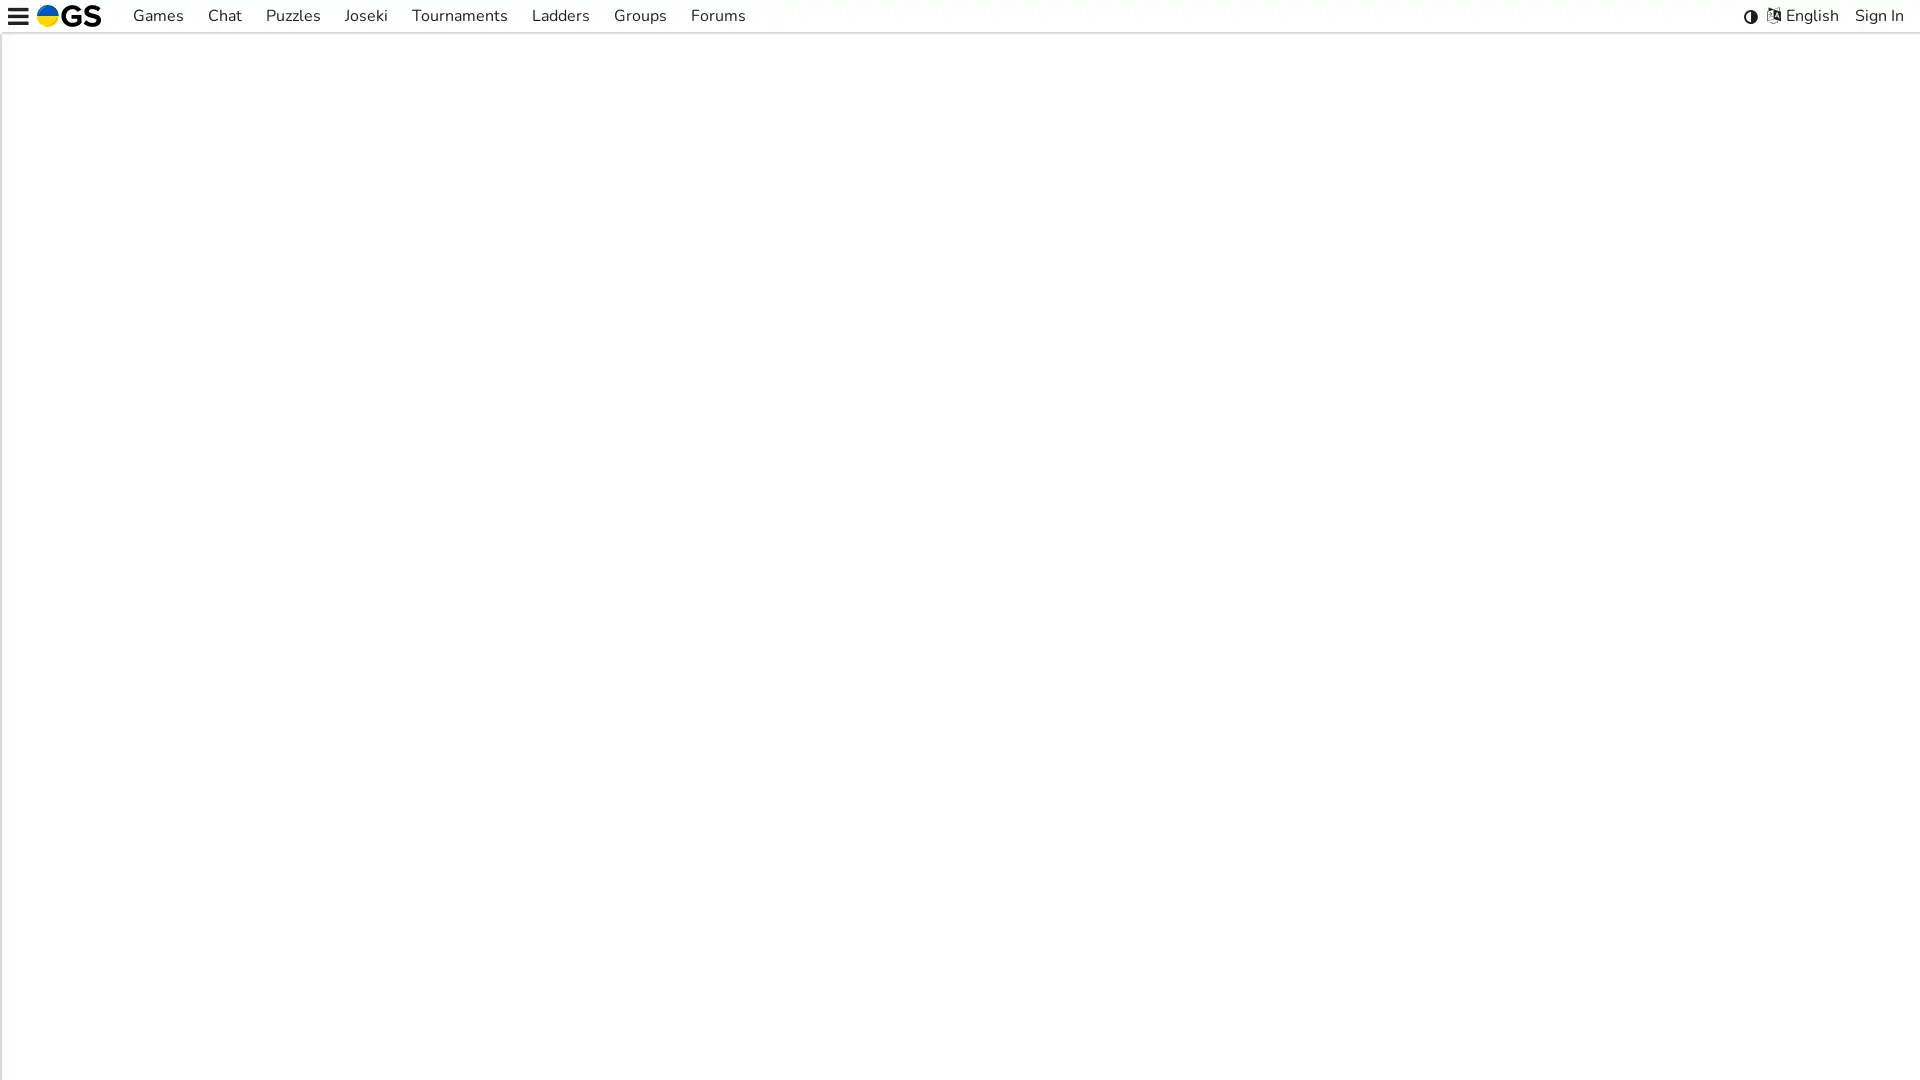 The width and height of the screenshot is (1920, 1080). I want to click on 13x13, so click(895, 789).